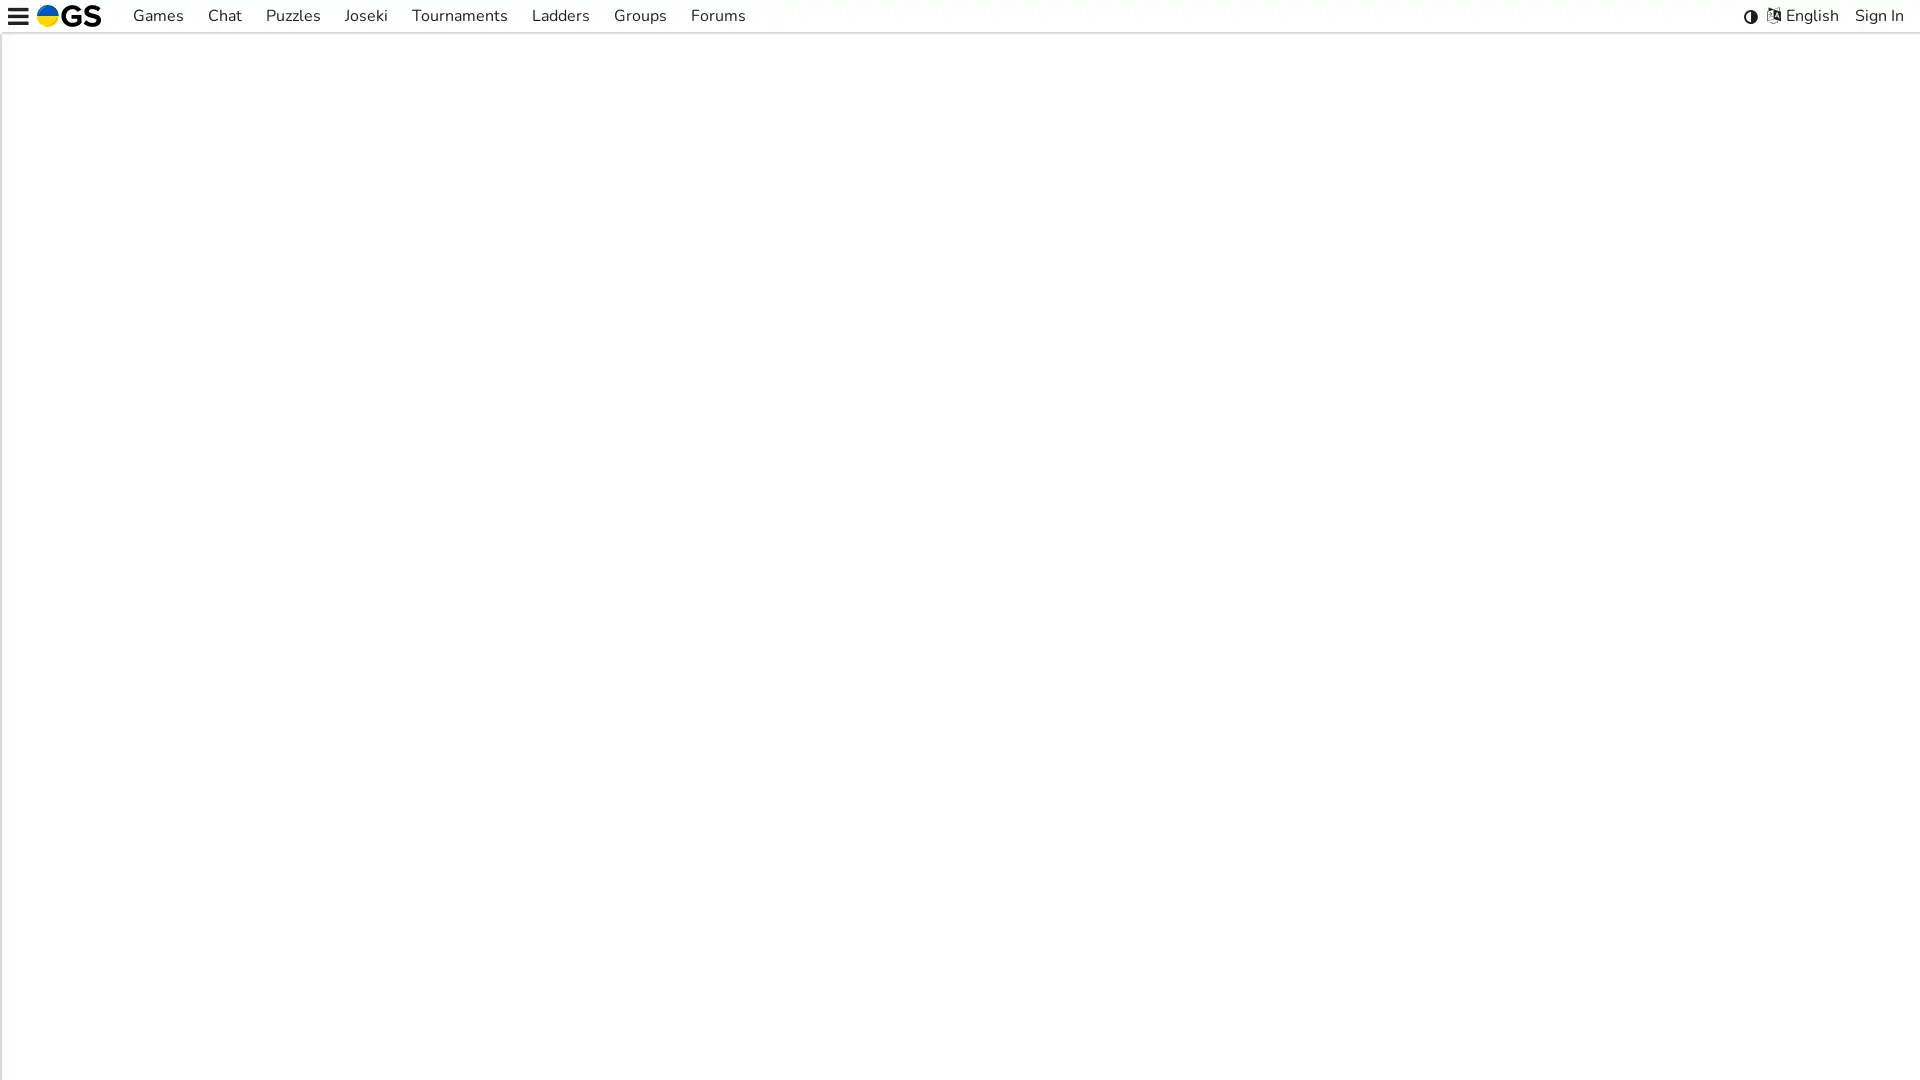 The width and height of the screenshot is (1920, 1080). I want to click on 13x13, so click(895, 789).